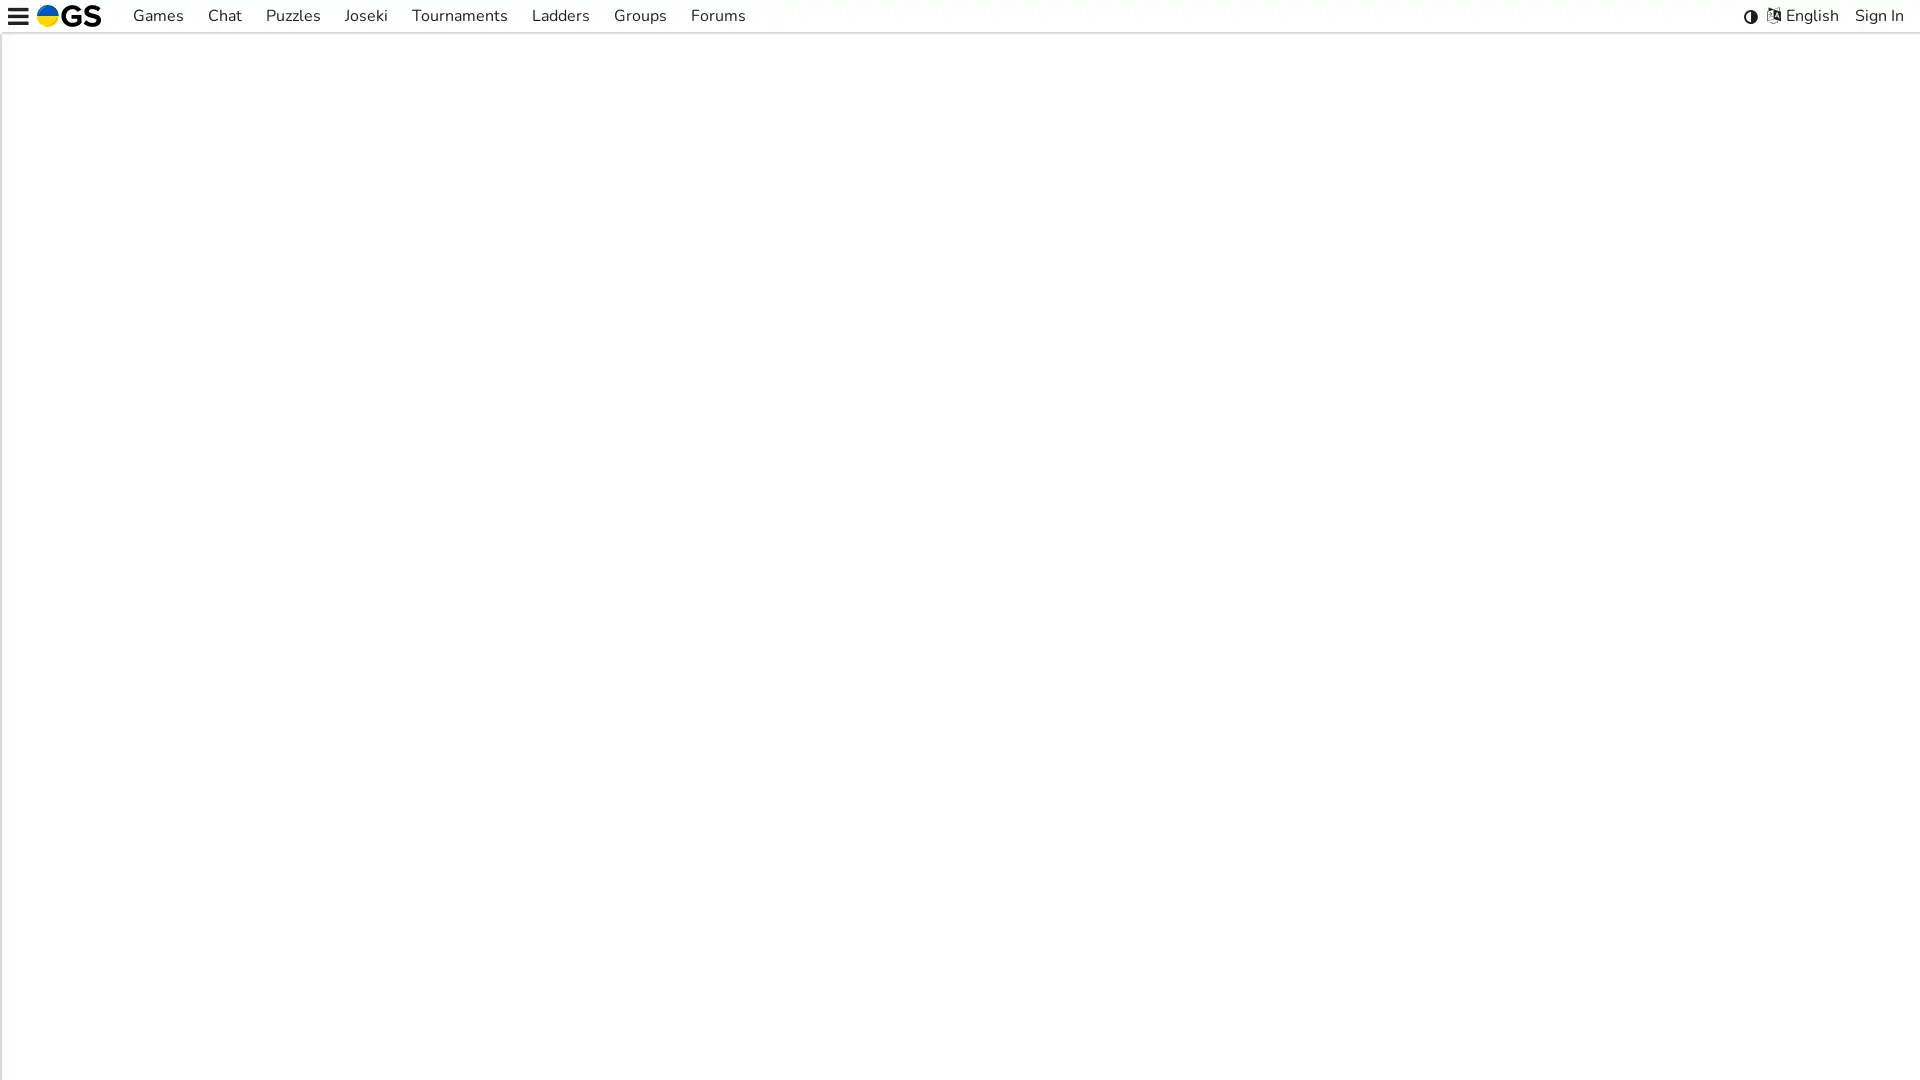 The width and height of the screenshot is (1920, 1080). I want to click on 13x13, so click(895, 789).